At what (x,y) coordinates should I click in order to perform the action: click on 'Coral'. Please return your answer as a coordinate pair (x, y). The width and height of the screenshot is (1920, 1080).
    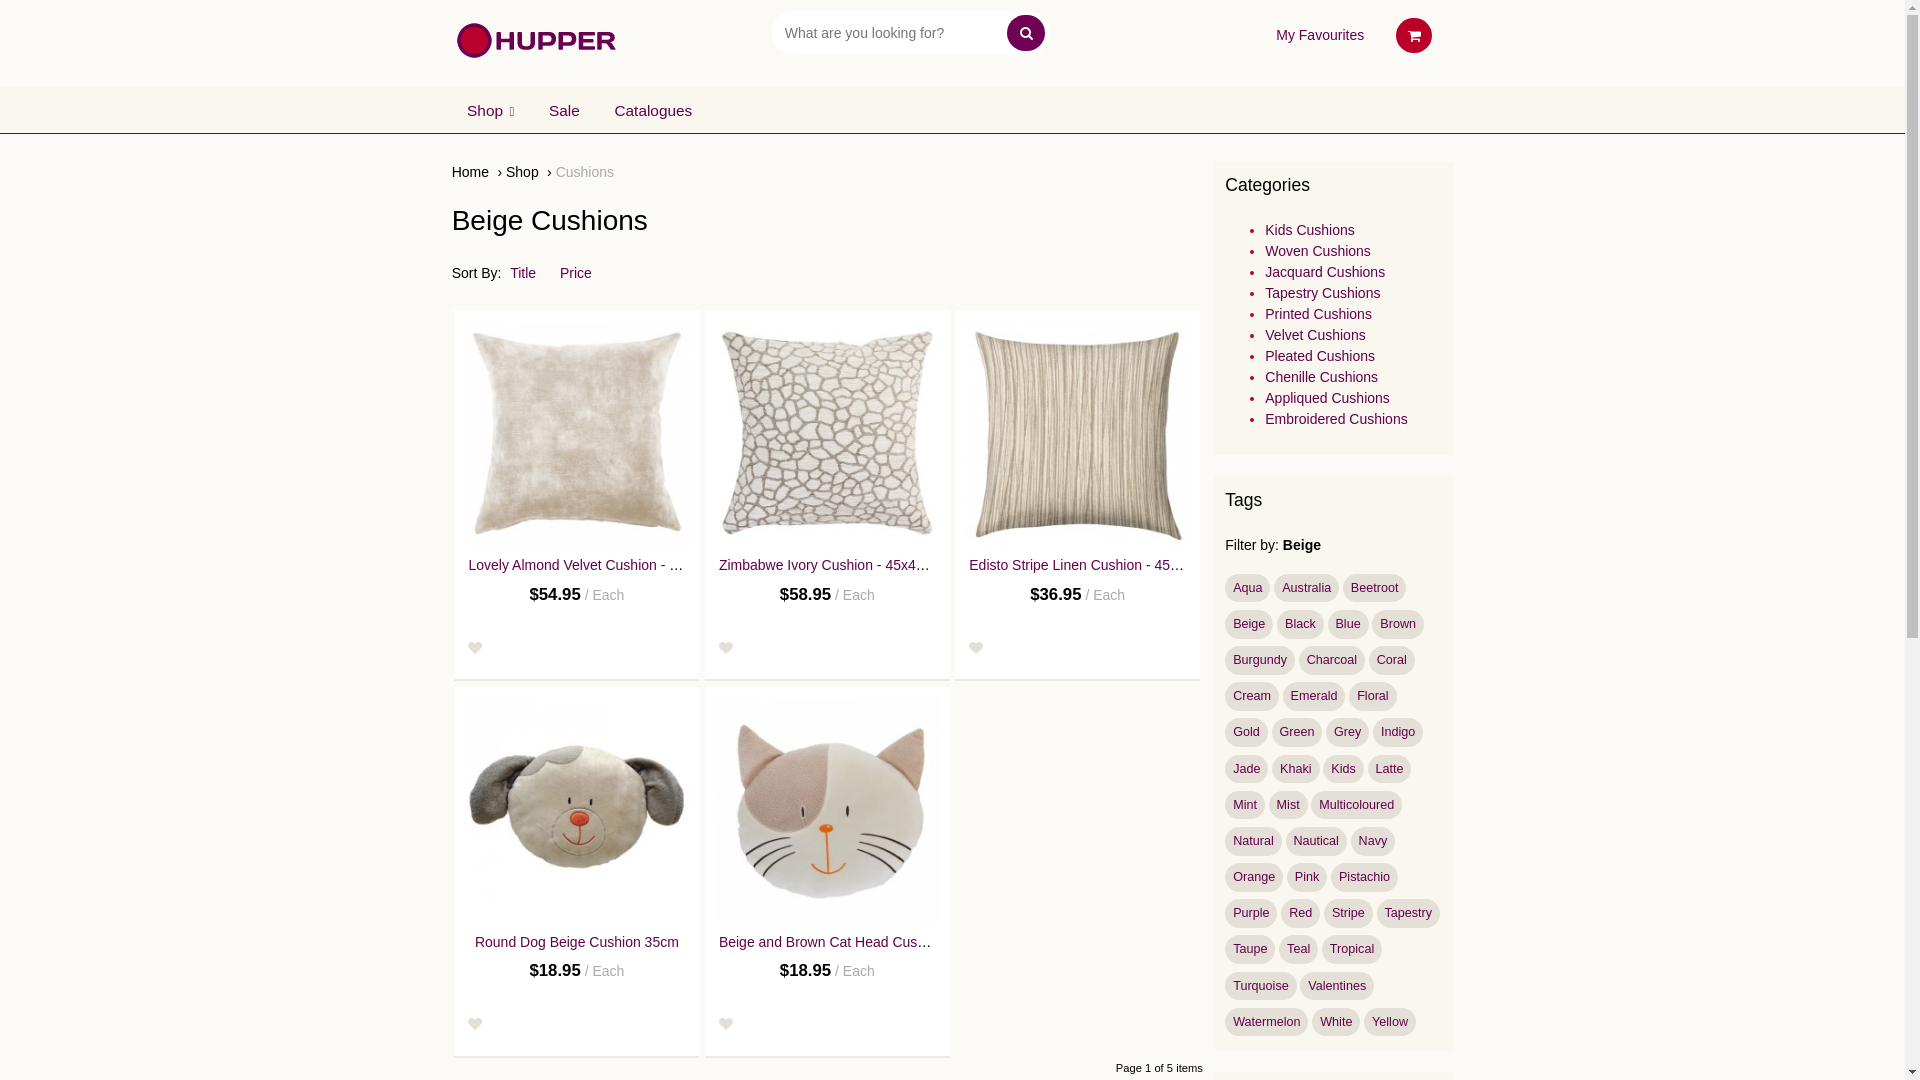
    Looking at the image, I should click on (1391, 660).